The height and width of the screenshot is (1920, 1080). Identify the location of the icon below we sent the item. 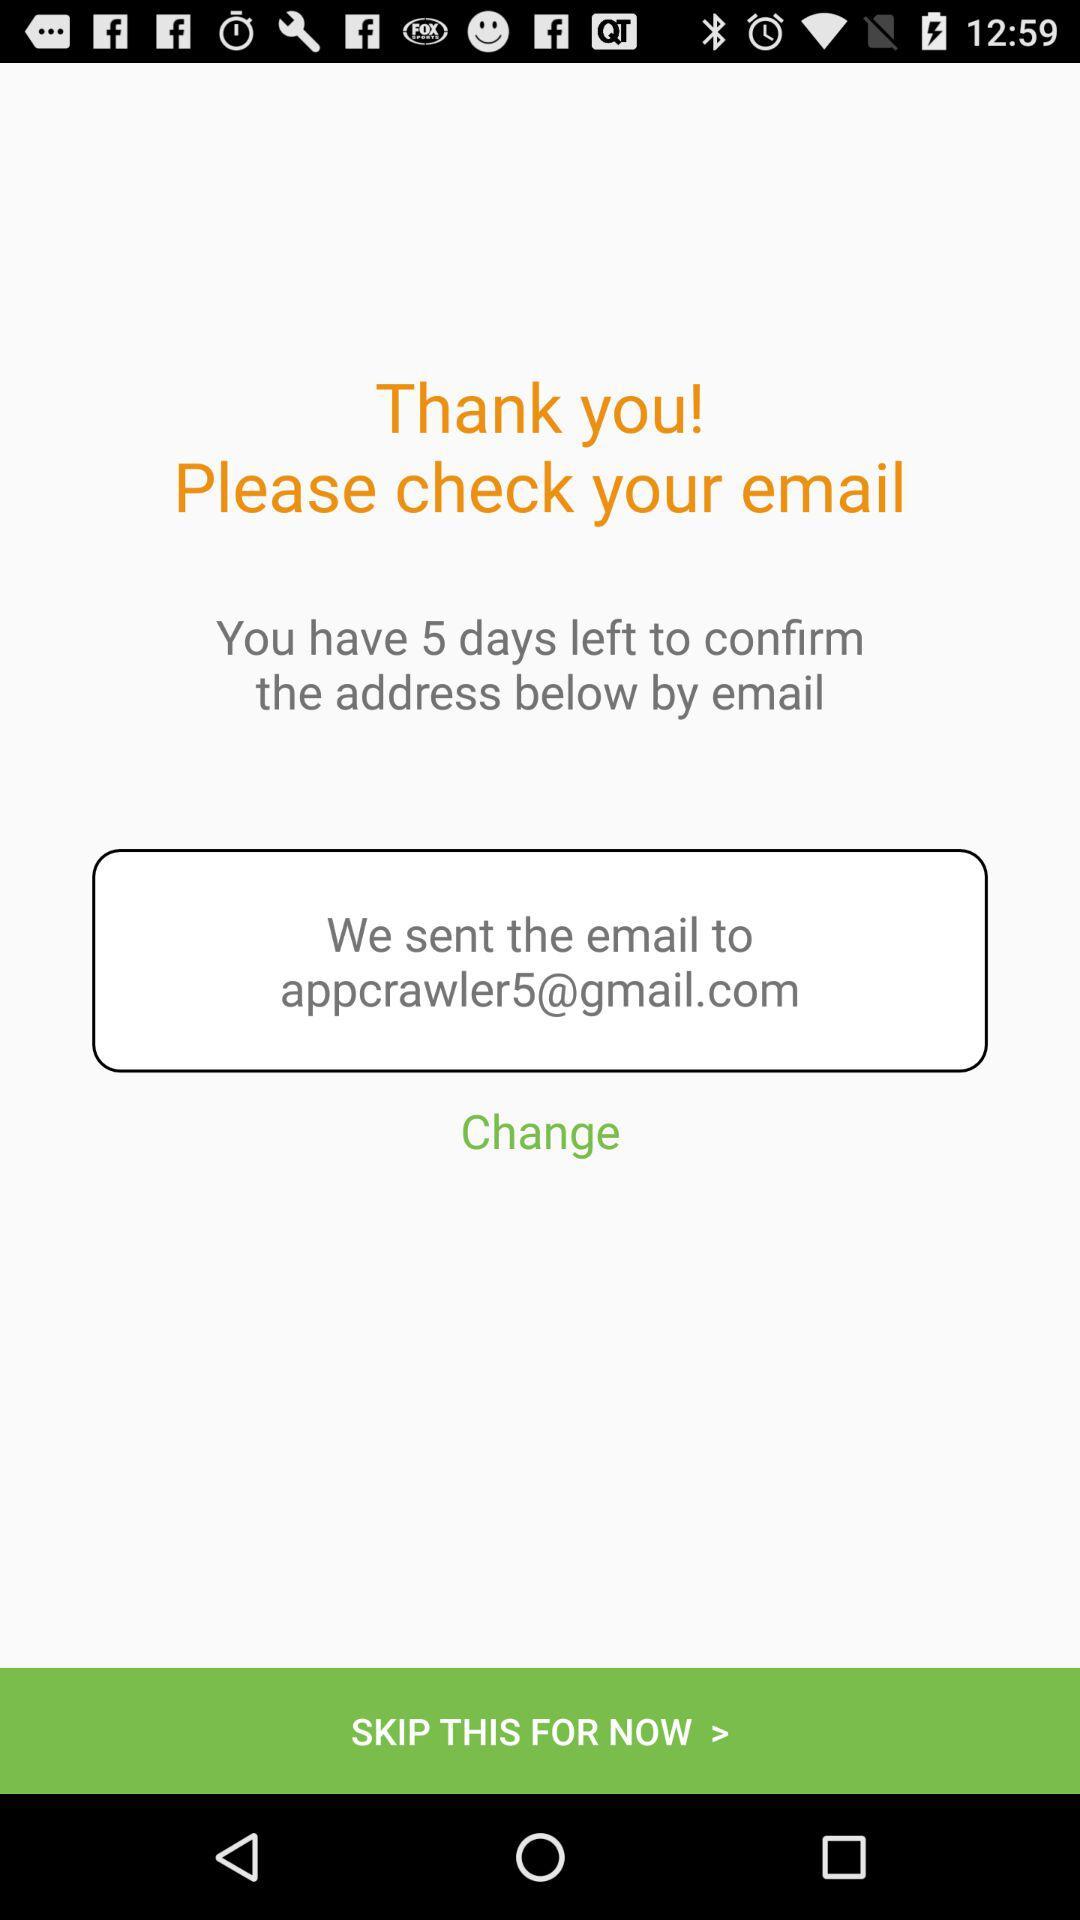
(540, 1220).